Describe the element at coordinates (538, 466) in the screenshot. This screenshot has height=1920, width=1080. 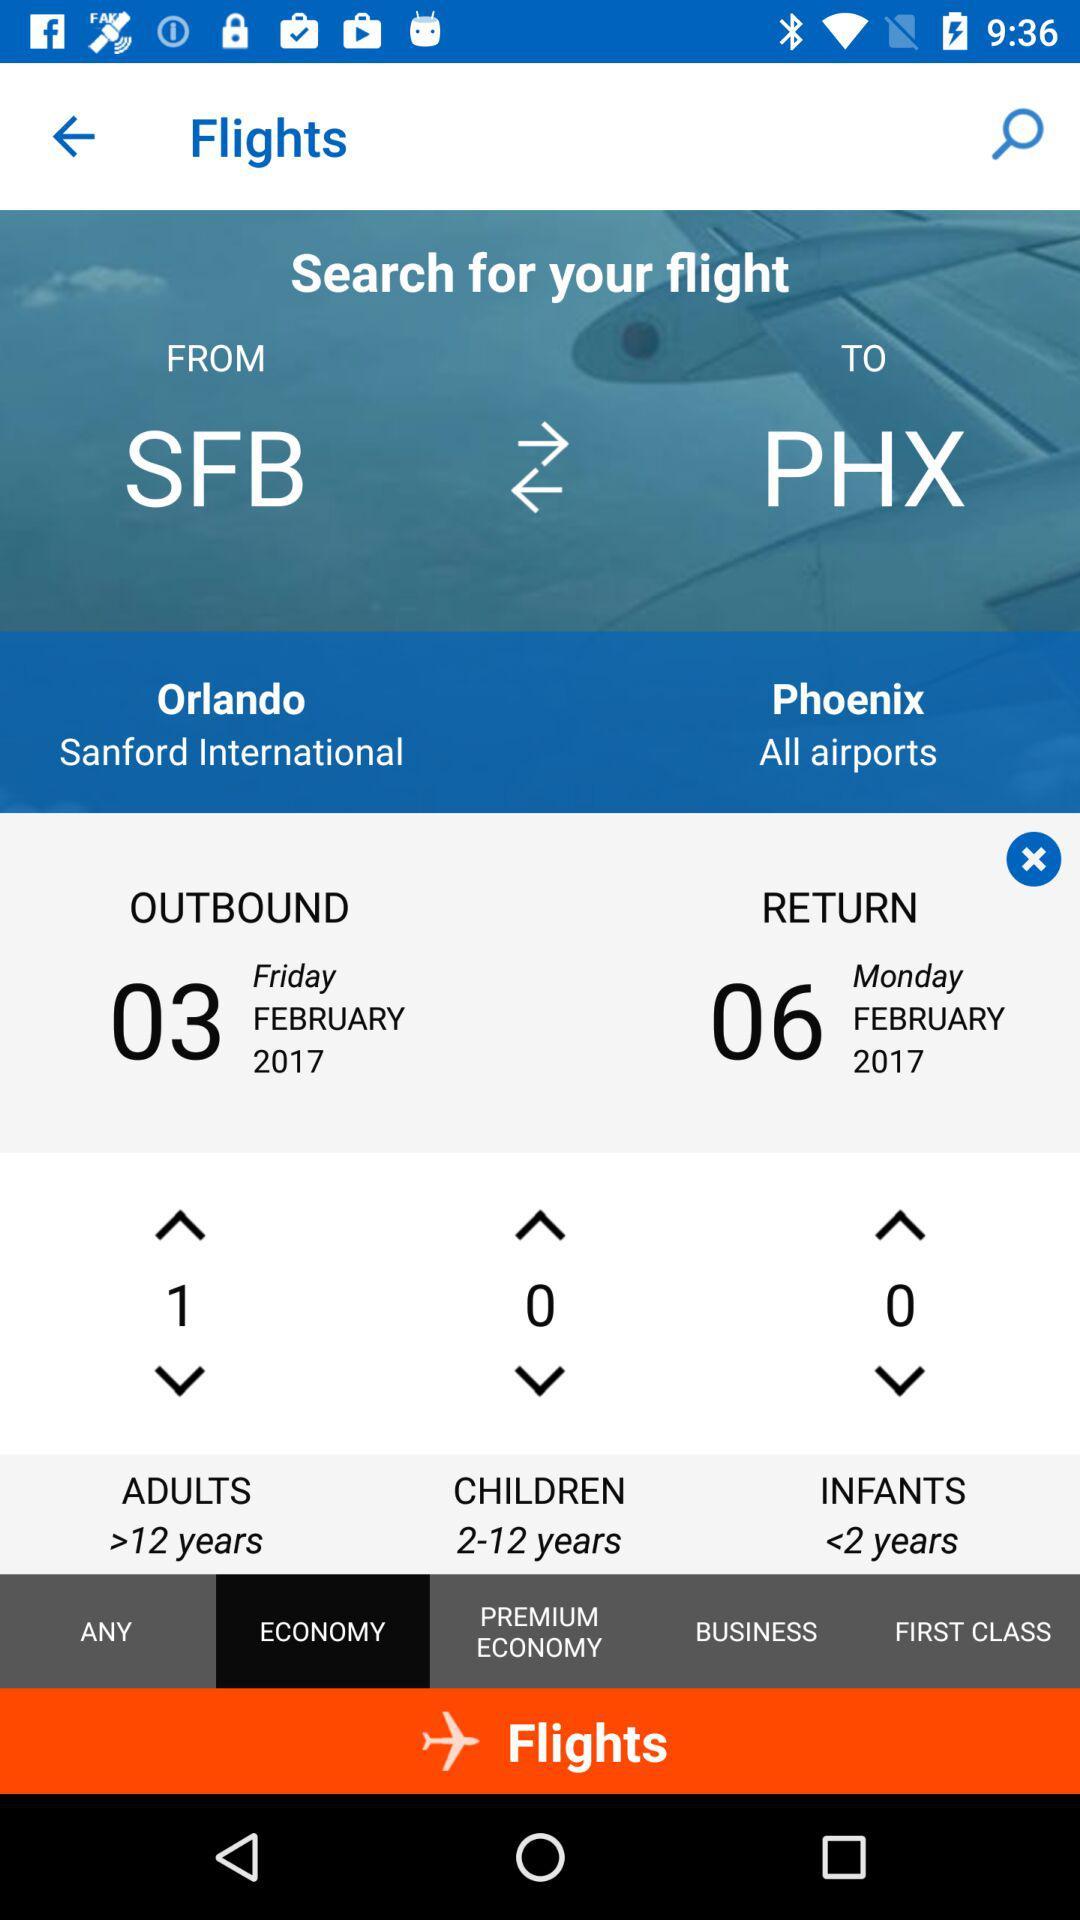
I see `item next to phx` at that location.